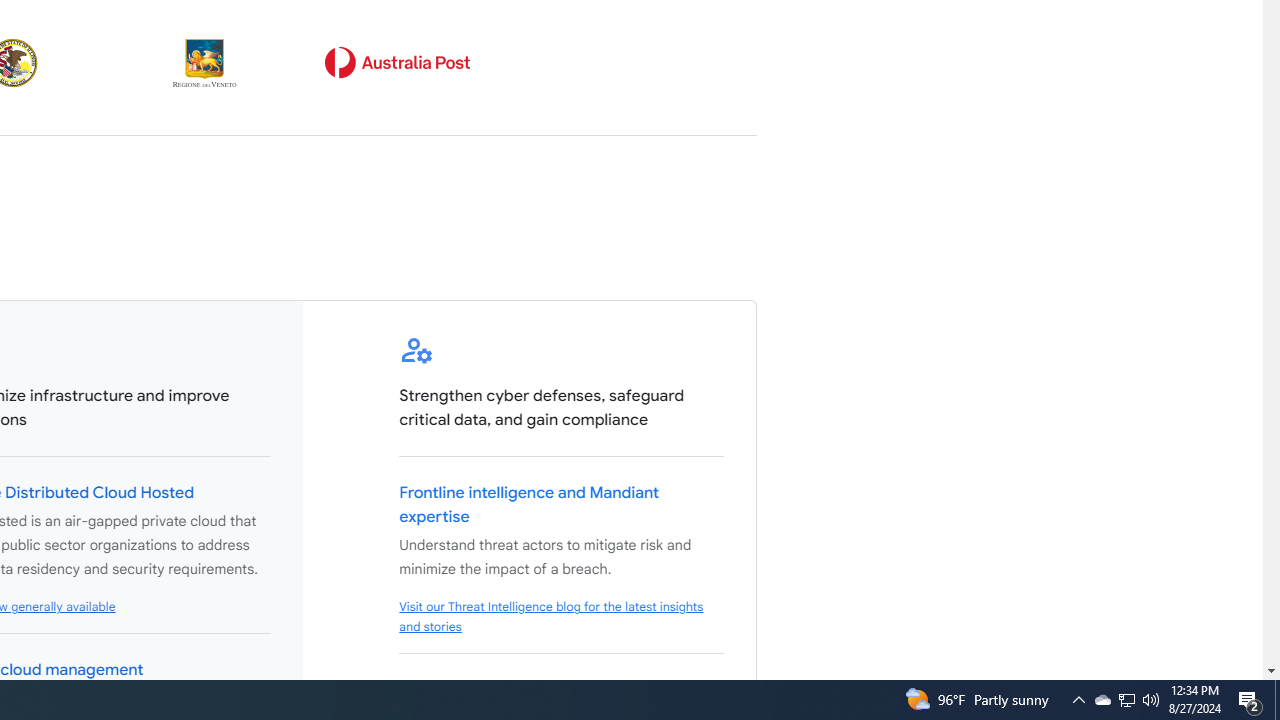 Image resolution: width=1280 pixels, height=720 pixels. What do you see at coordinates (529, 504) in the screenshot?
I see `'Frontline intelligence and Mandiant expertise'` at bounding box center [529, 504].